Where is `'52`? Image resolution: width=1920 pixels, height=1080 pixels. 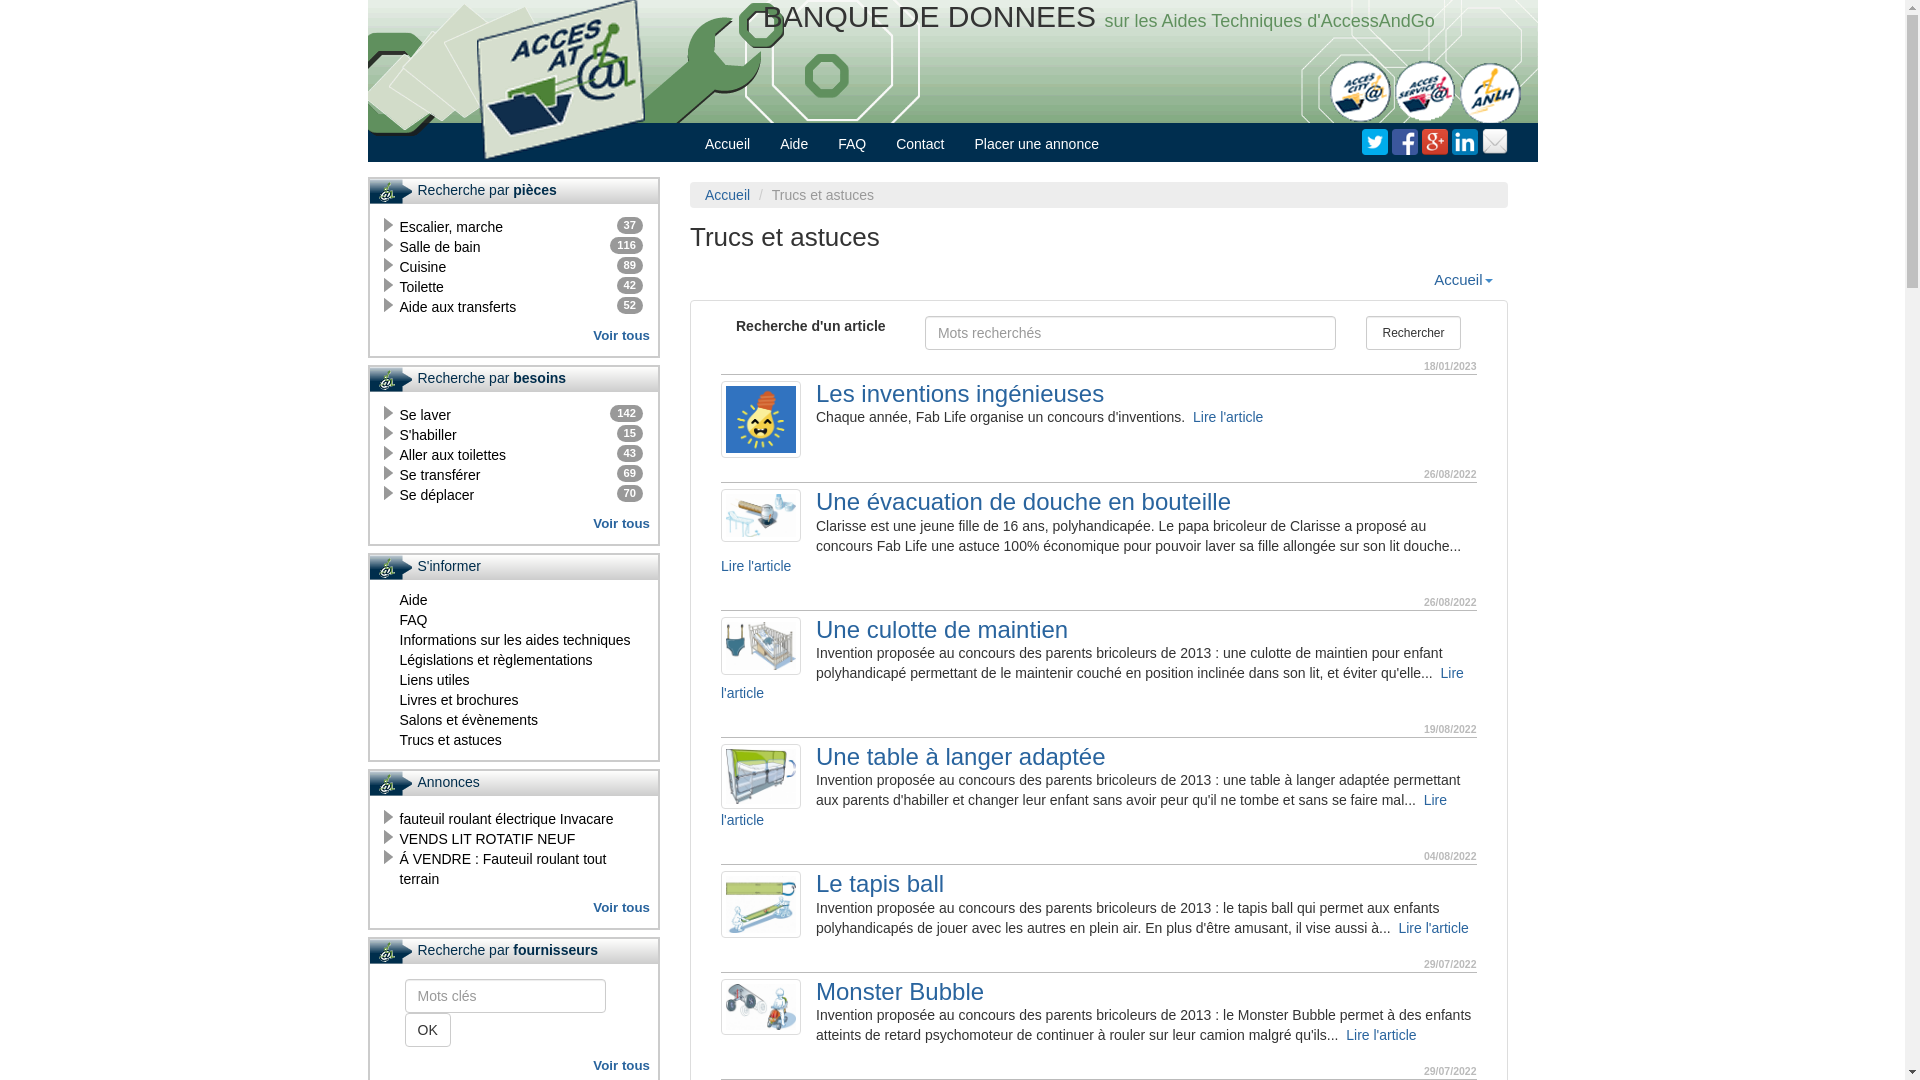 '52 is located at coordinates (457, 307).